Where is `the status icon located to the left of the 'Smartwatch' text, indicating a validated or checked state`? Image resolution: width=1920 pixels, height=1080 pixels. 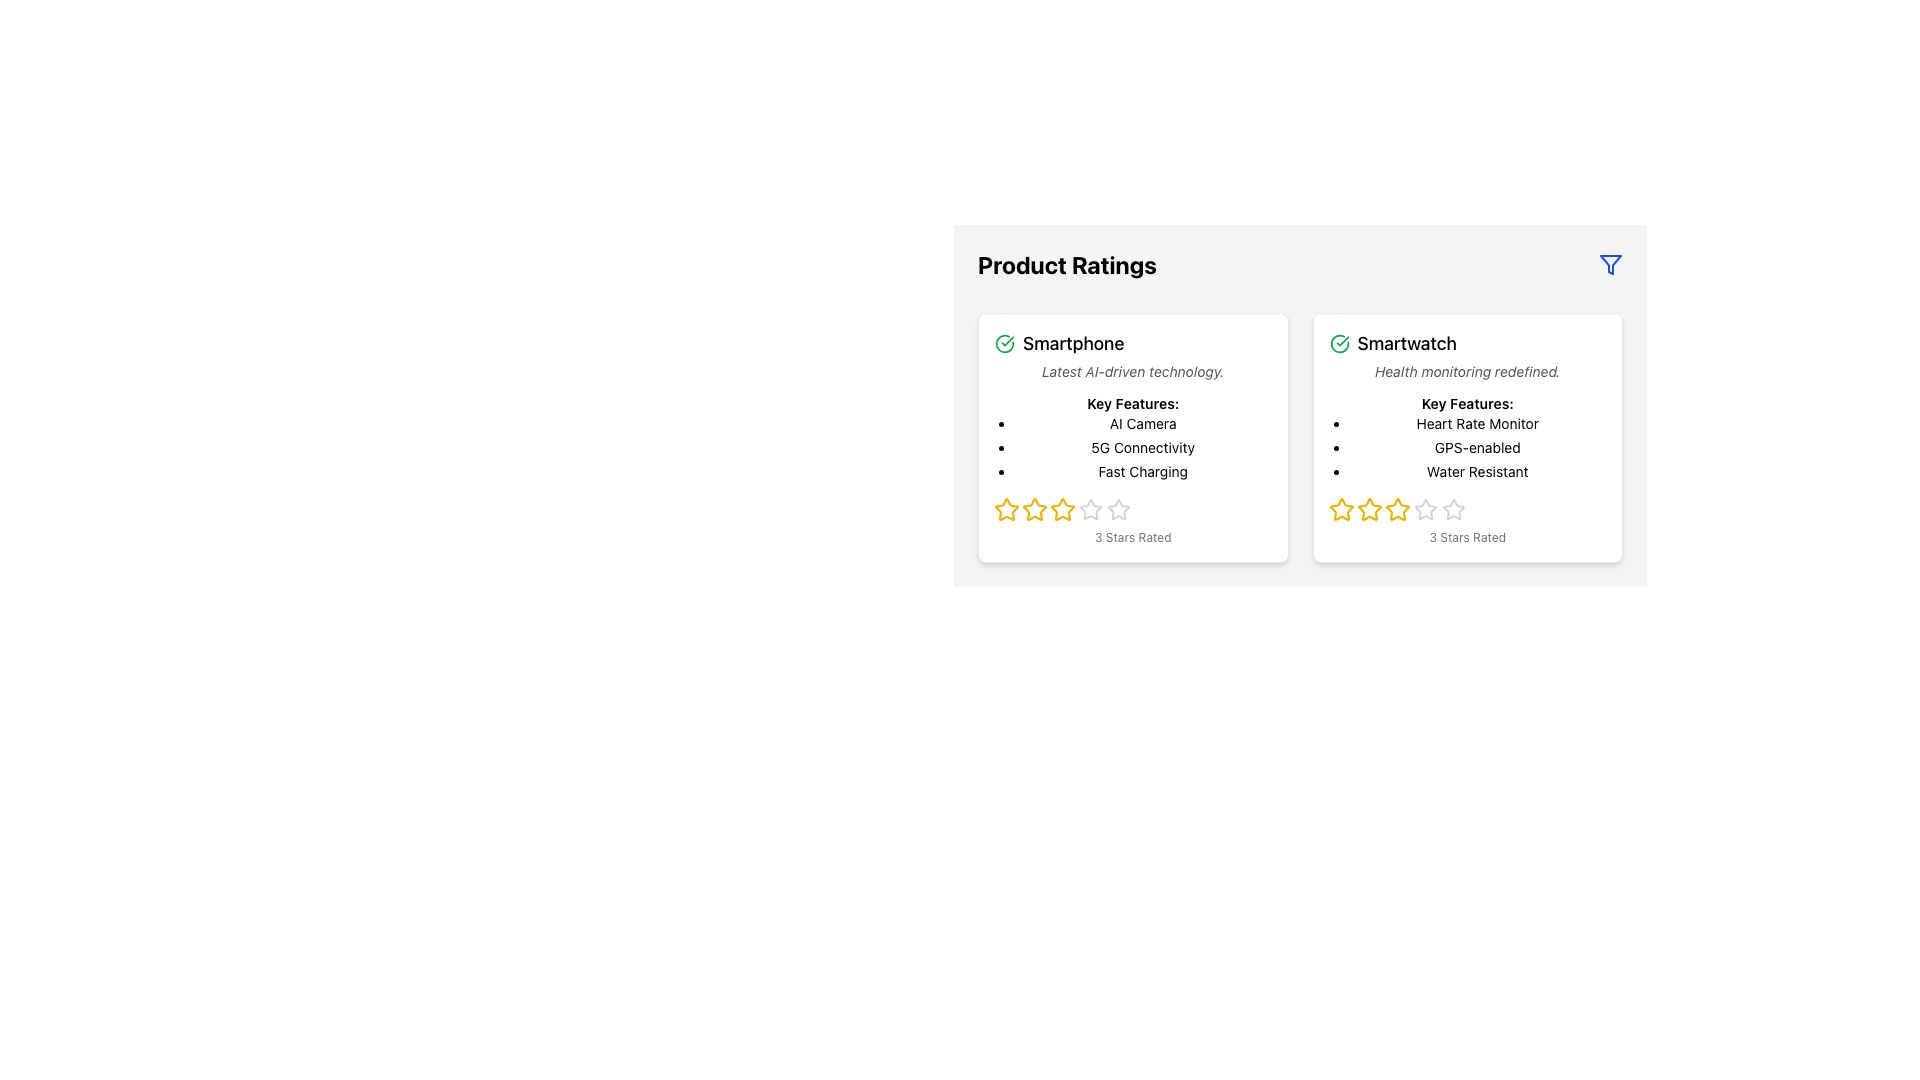
the status icon located to the left of the 'Smartwatch' text, indicating a validated or checked state is located at coordinates (1339, 342).